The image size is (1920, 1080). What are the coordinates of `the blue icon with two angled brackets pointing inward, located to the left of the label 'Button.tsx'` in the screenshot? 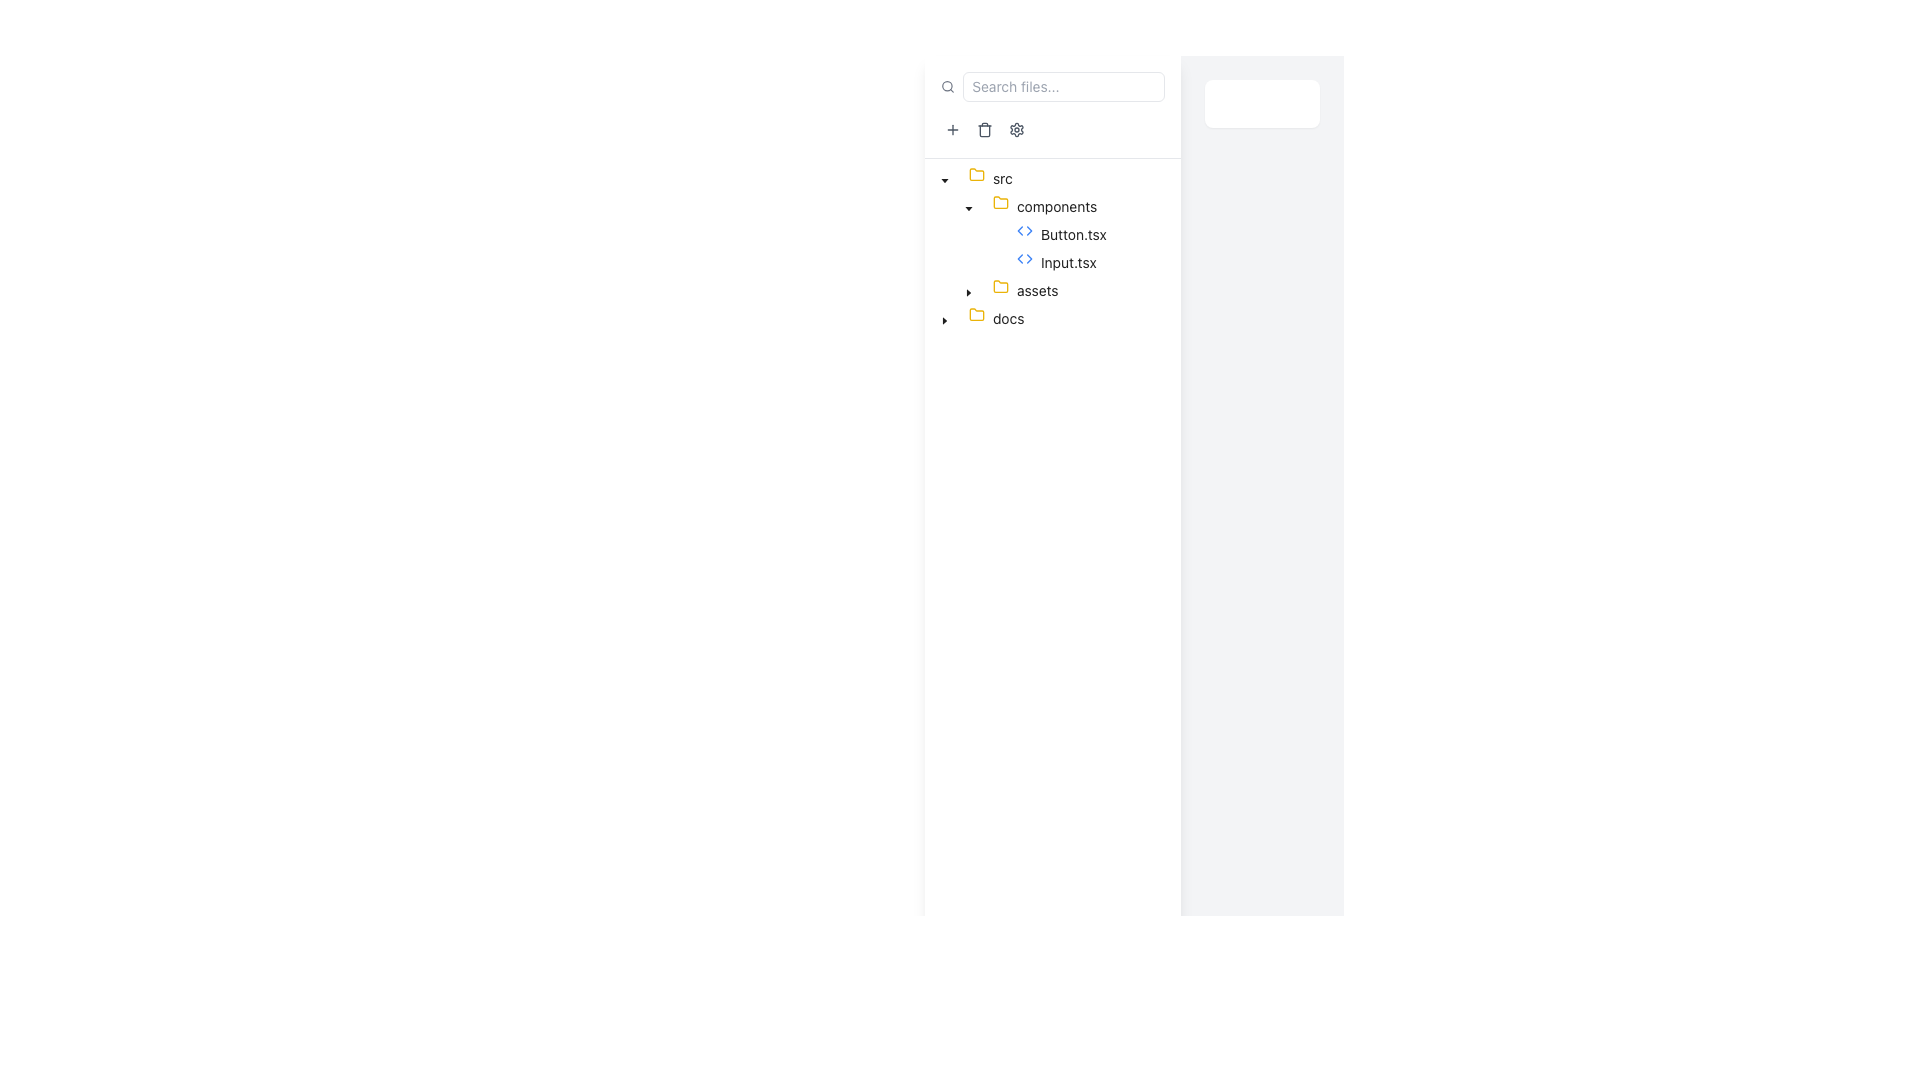 It's located at (1028, 234).